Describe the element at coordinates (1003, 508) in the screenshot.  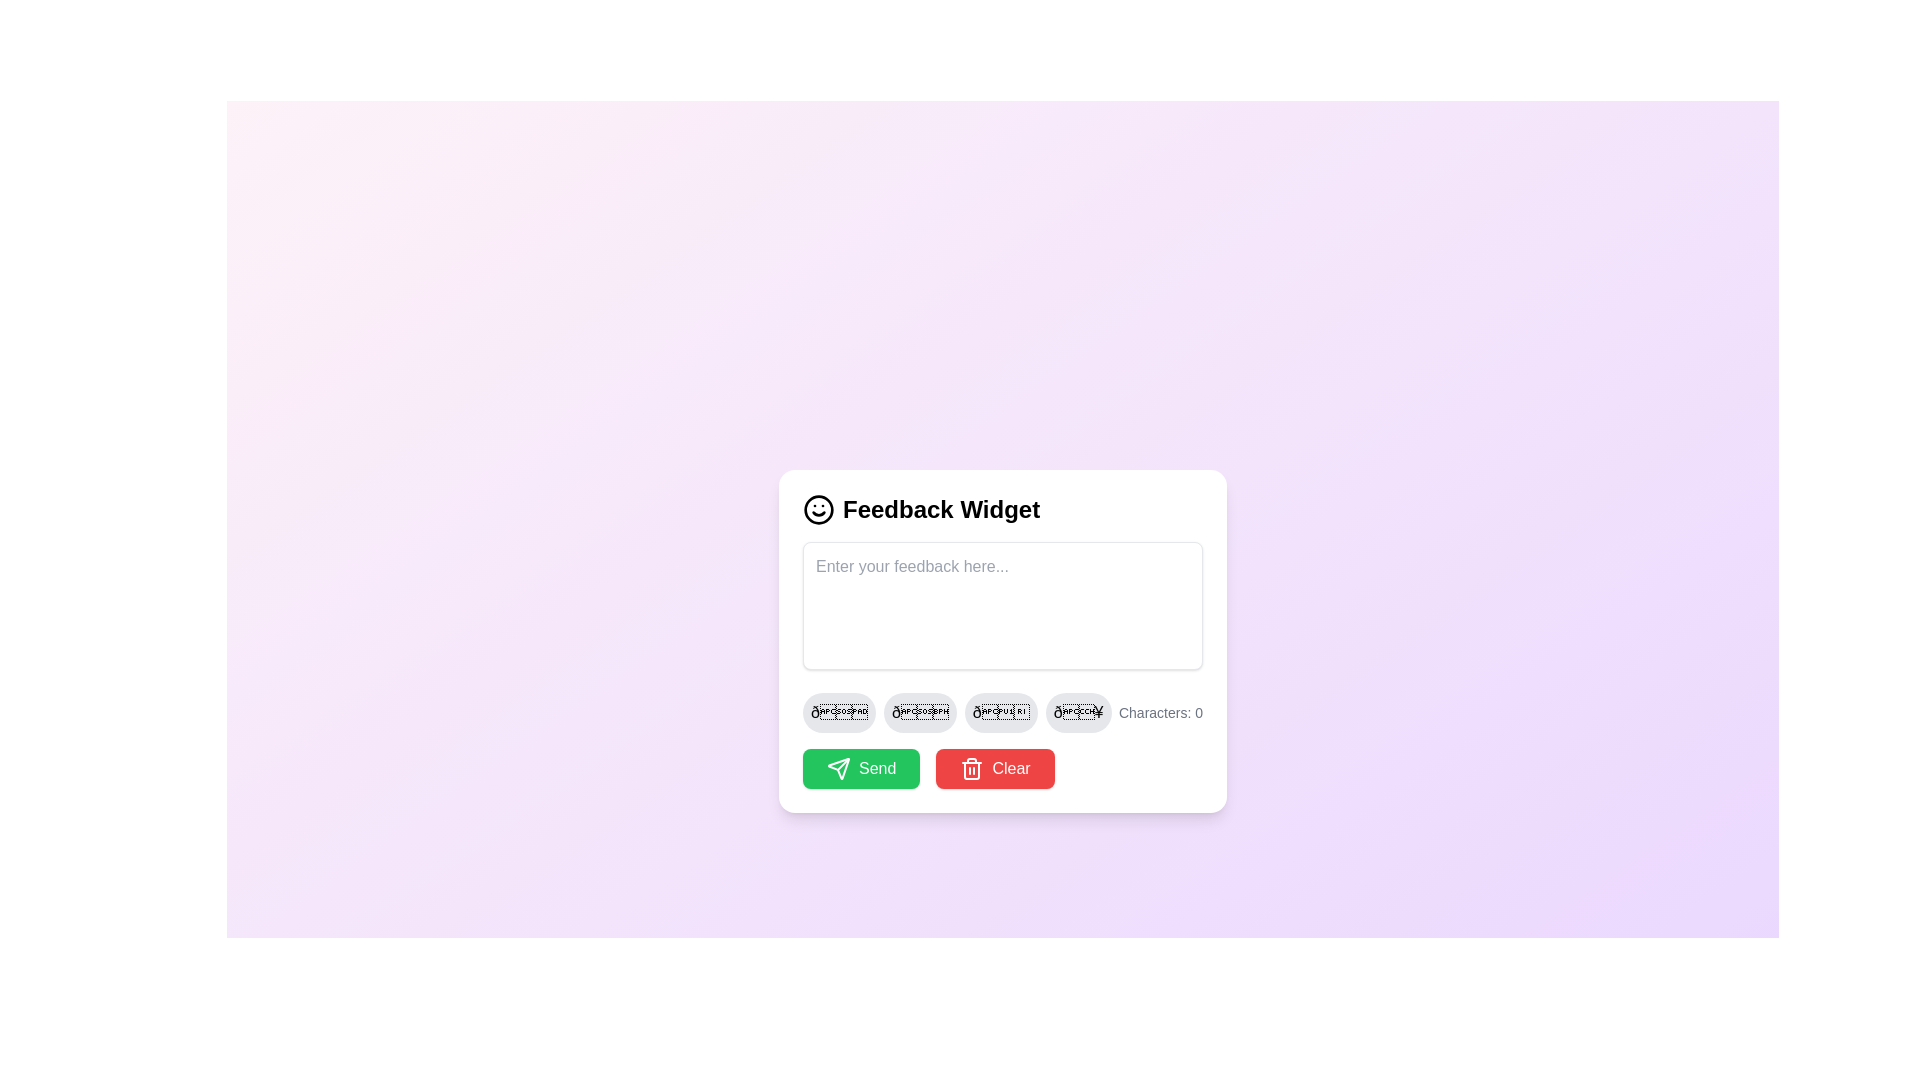
I see `the Text and Icon Header element labeled 'Feedback Widget' which features a circular smiling face icon and bold black text, located at the top of the feedback form` at that location.